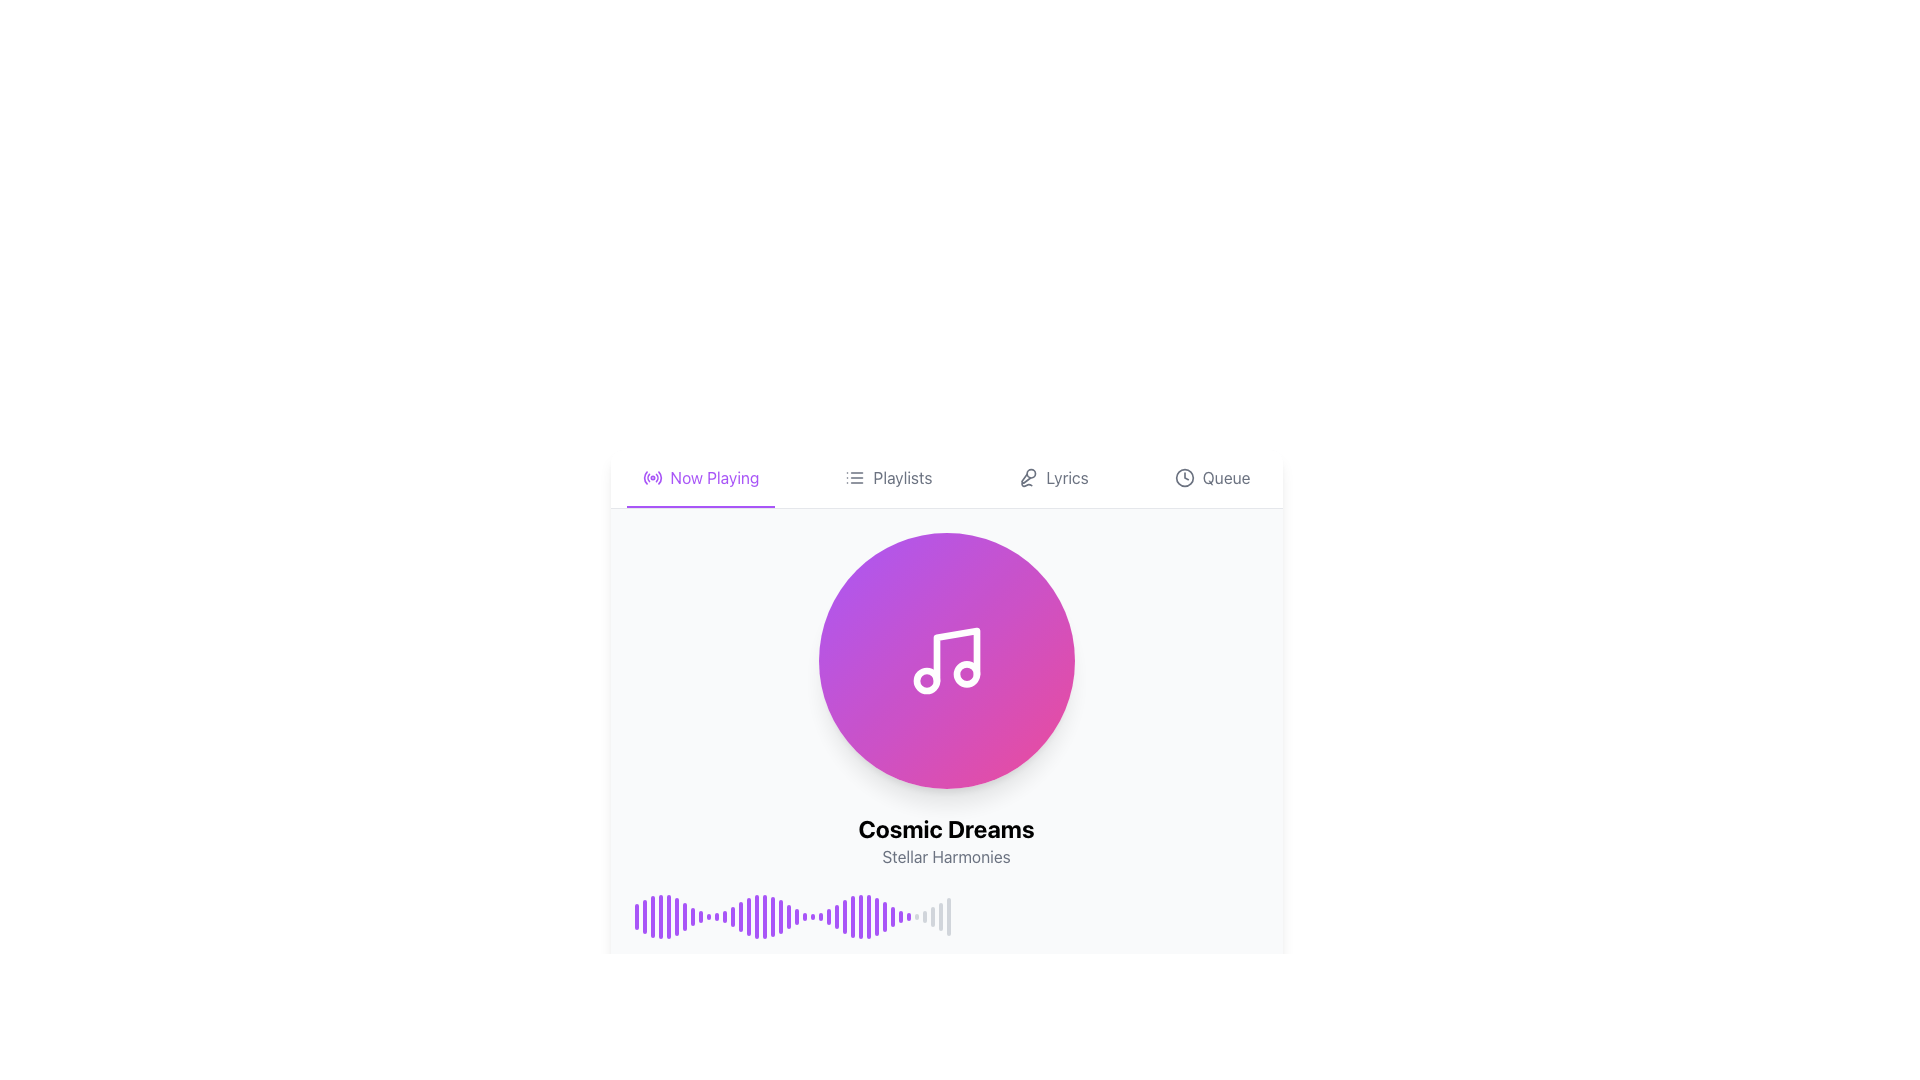  Describe the element at coordinates (945, 1029) in the screenshot. I see `the decorative bar positioned at the bottom of the interface, which is styled to match the application theme and is centrally aligned` at that location.